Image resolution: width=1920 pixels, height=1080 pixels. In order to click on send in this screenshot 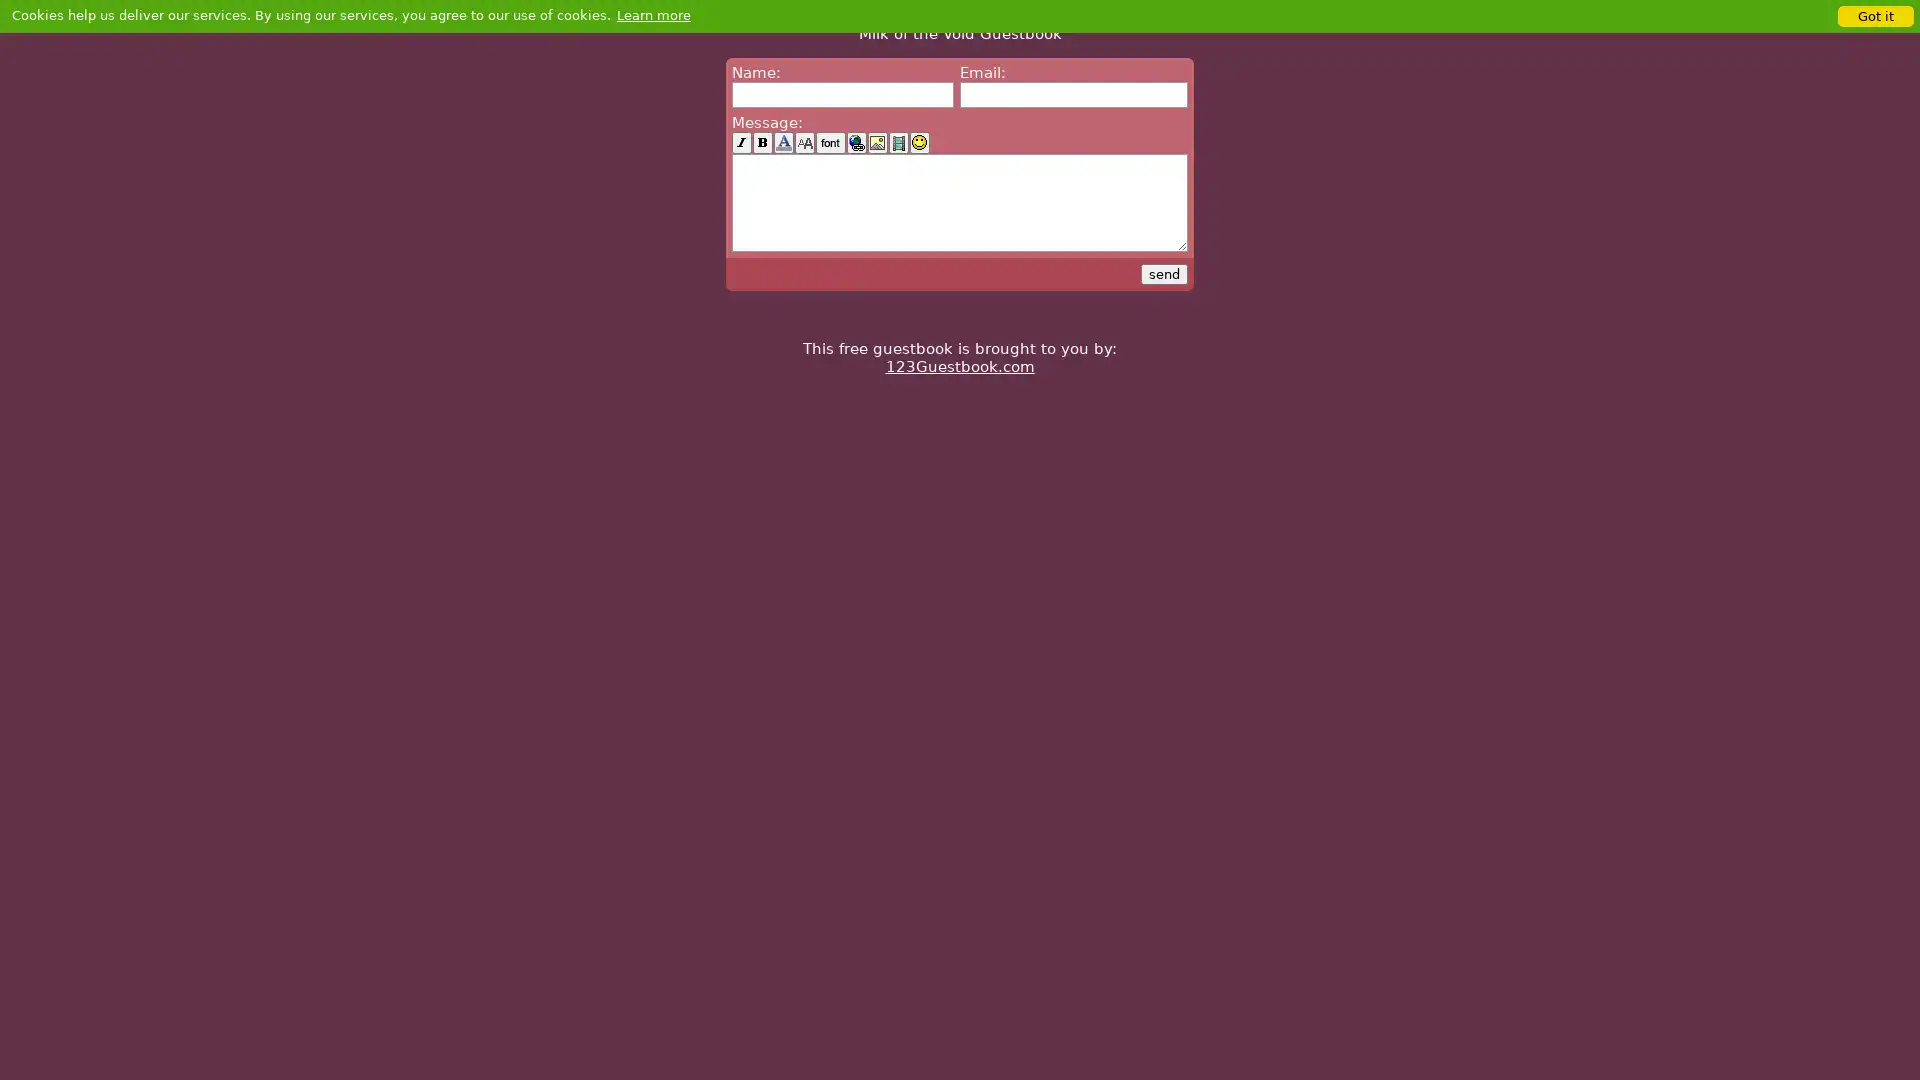, I will do `click(1164, 274)`.